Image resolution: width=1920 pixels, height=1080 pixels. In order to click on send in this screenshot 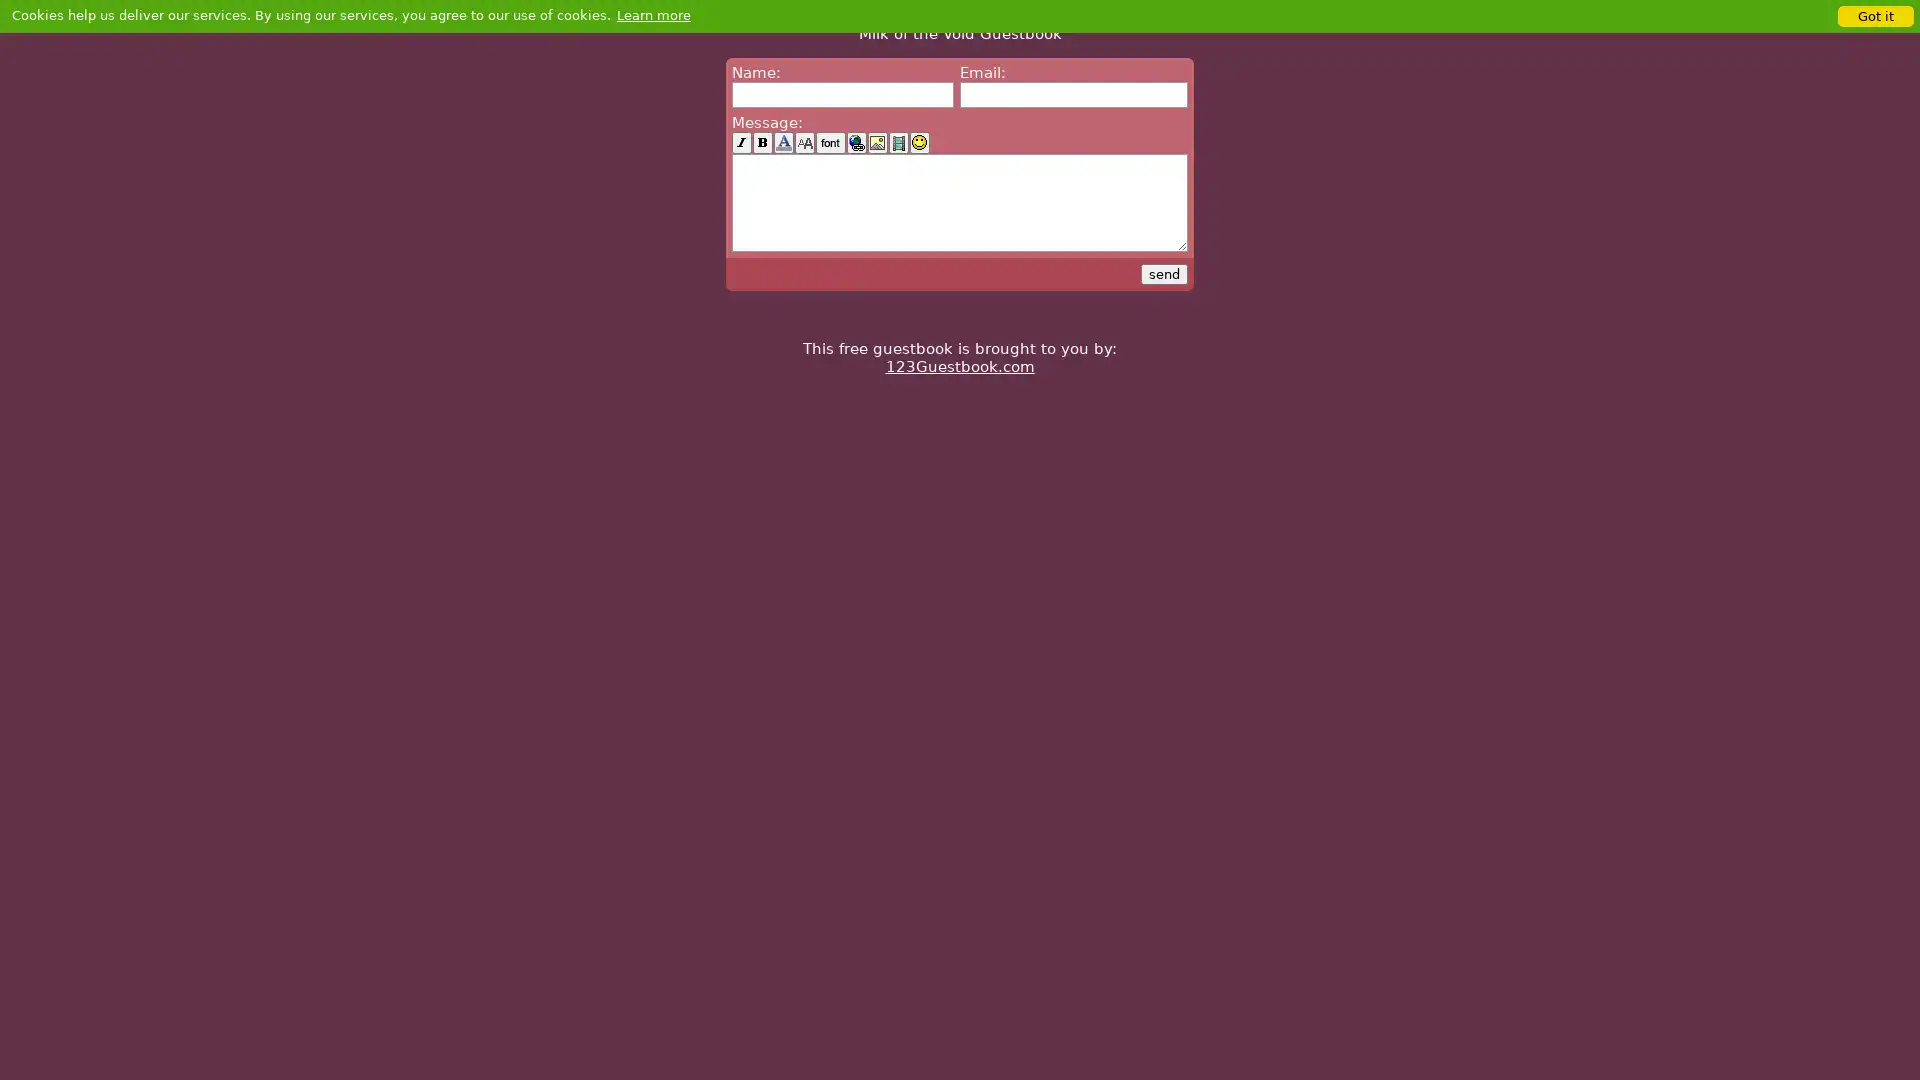, I will do `click(1164, 274)`.